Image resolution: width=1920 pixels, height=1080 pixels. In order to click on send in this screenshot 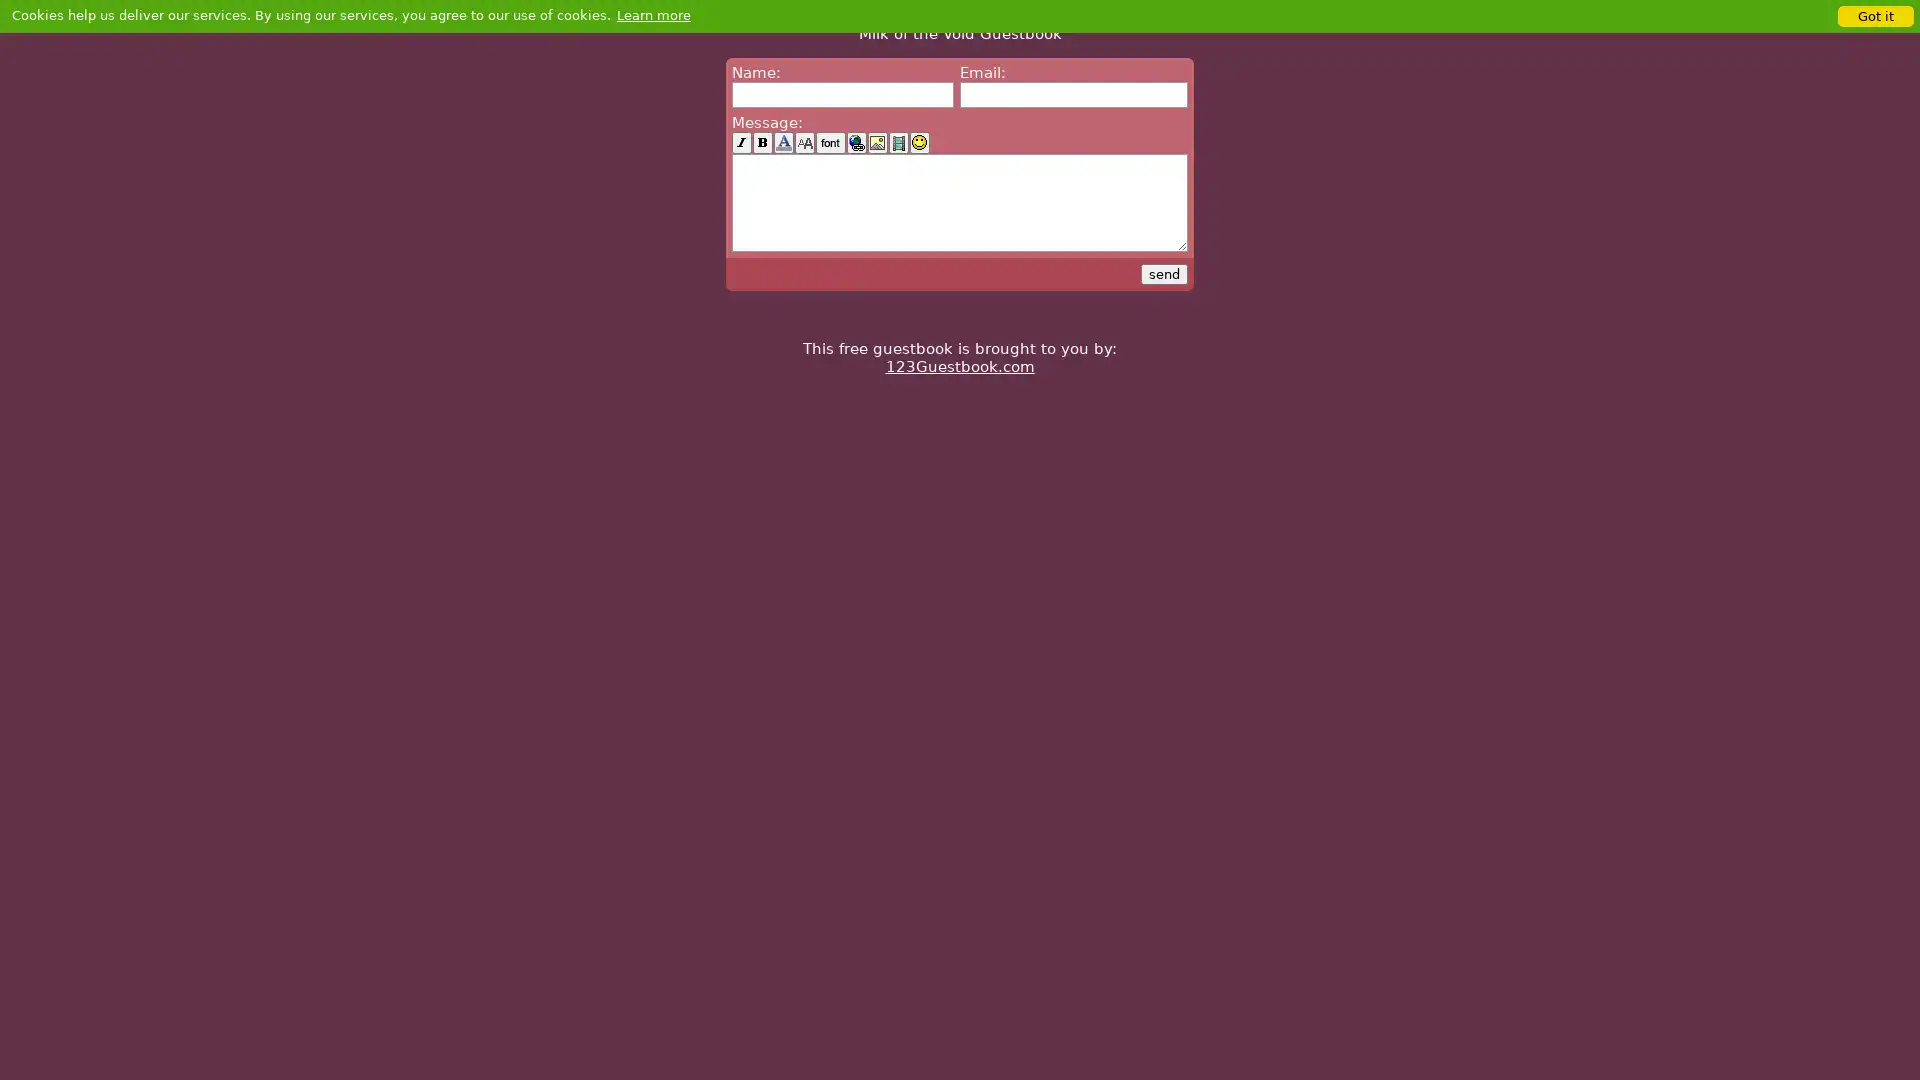, I will do `click(1164, 274)`.